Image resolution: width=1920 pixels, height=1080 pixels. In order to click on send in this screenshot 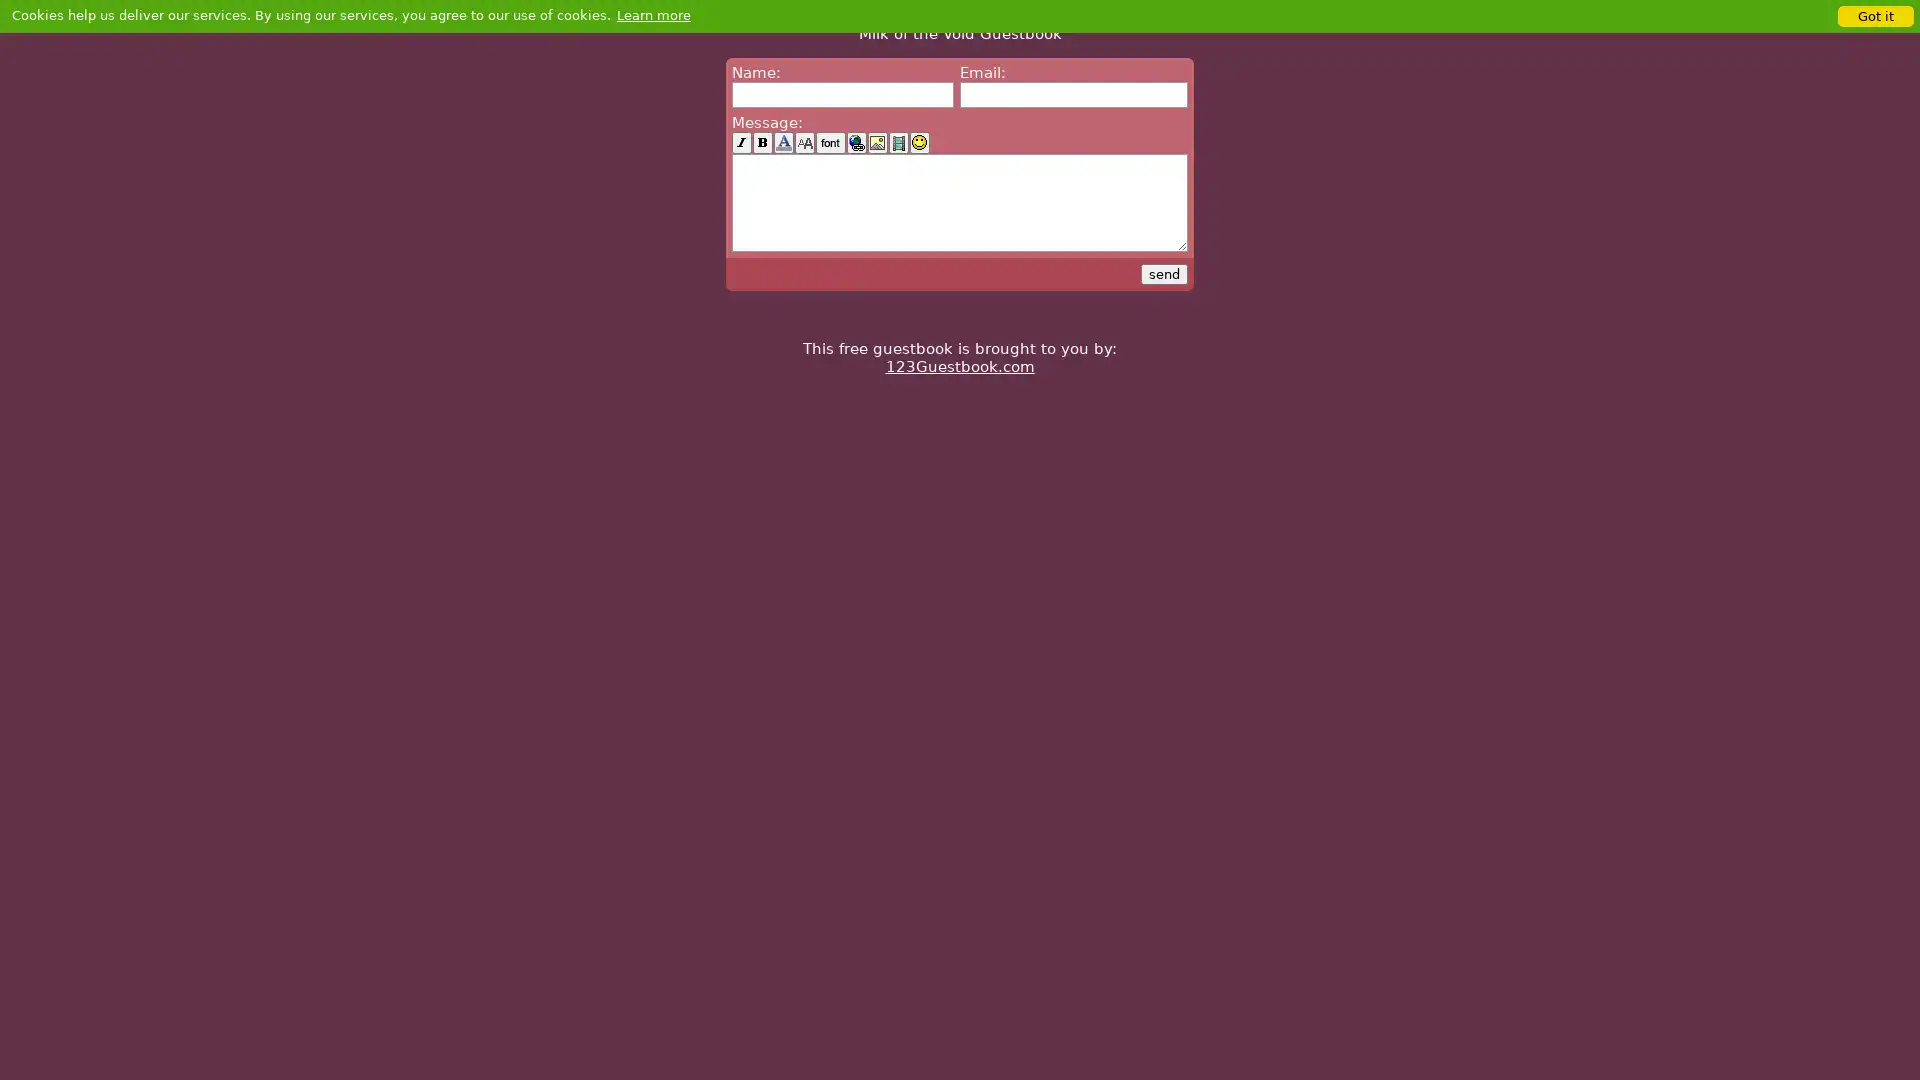, I will do `click(1164, 274)`.